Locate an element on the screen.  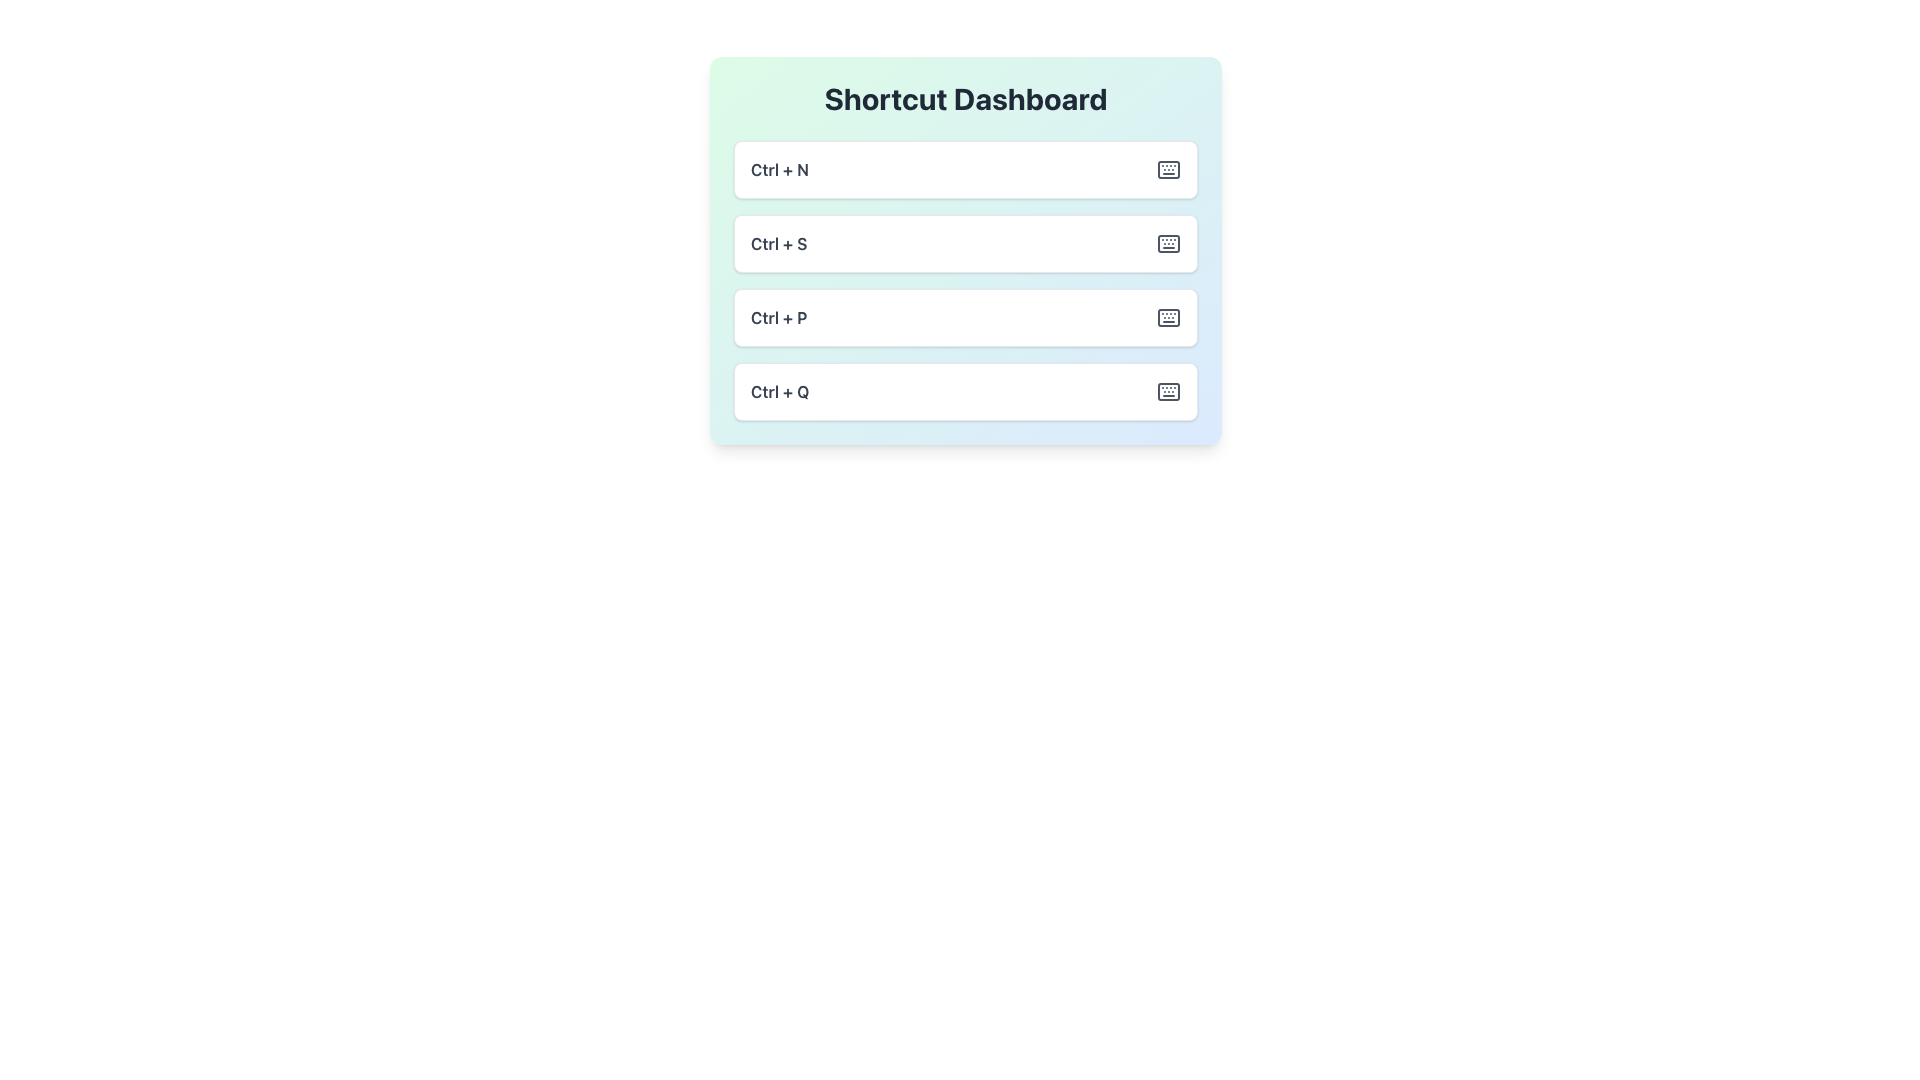
the selectable option element that displays 'Ctrl + P' with a keyboard icon is located at coordinates (965, 316).